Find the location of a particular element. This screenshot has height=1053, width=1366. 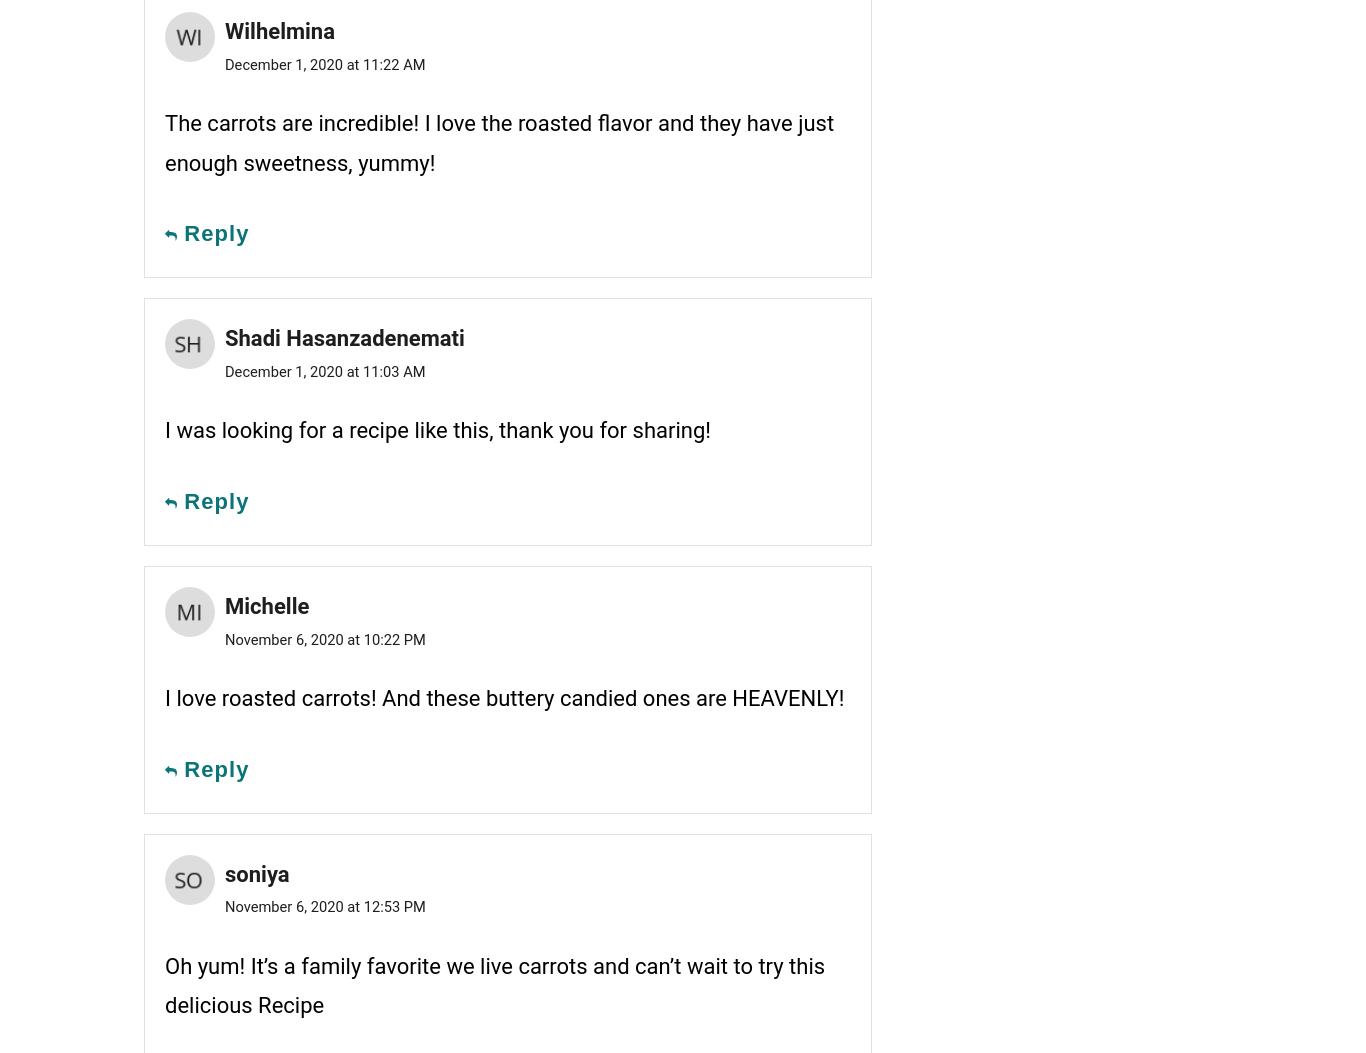

'December 1, 2020 at 11:03 AM' is located at coordinates (223, 369).